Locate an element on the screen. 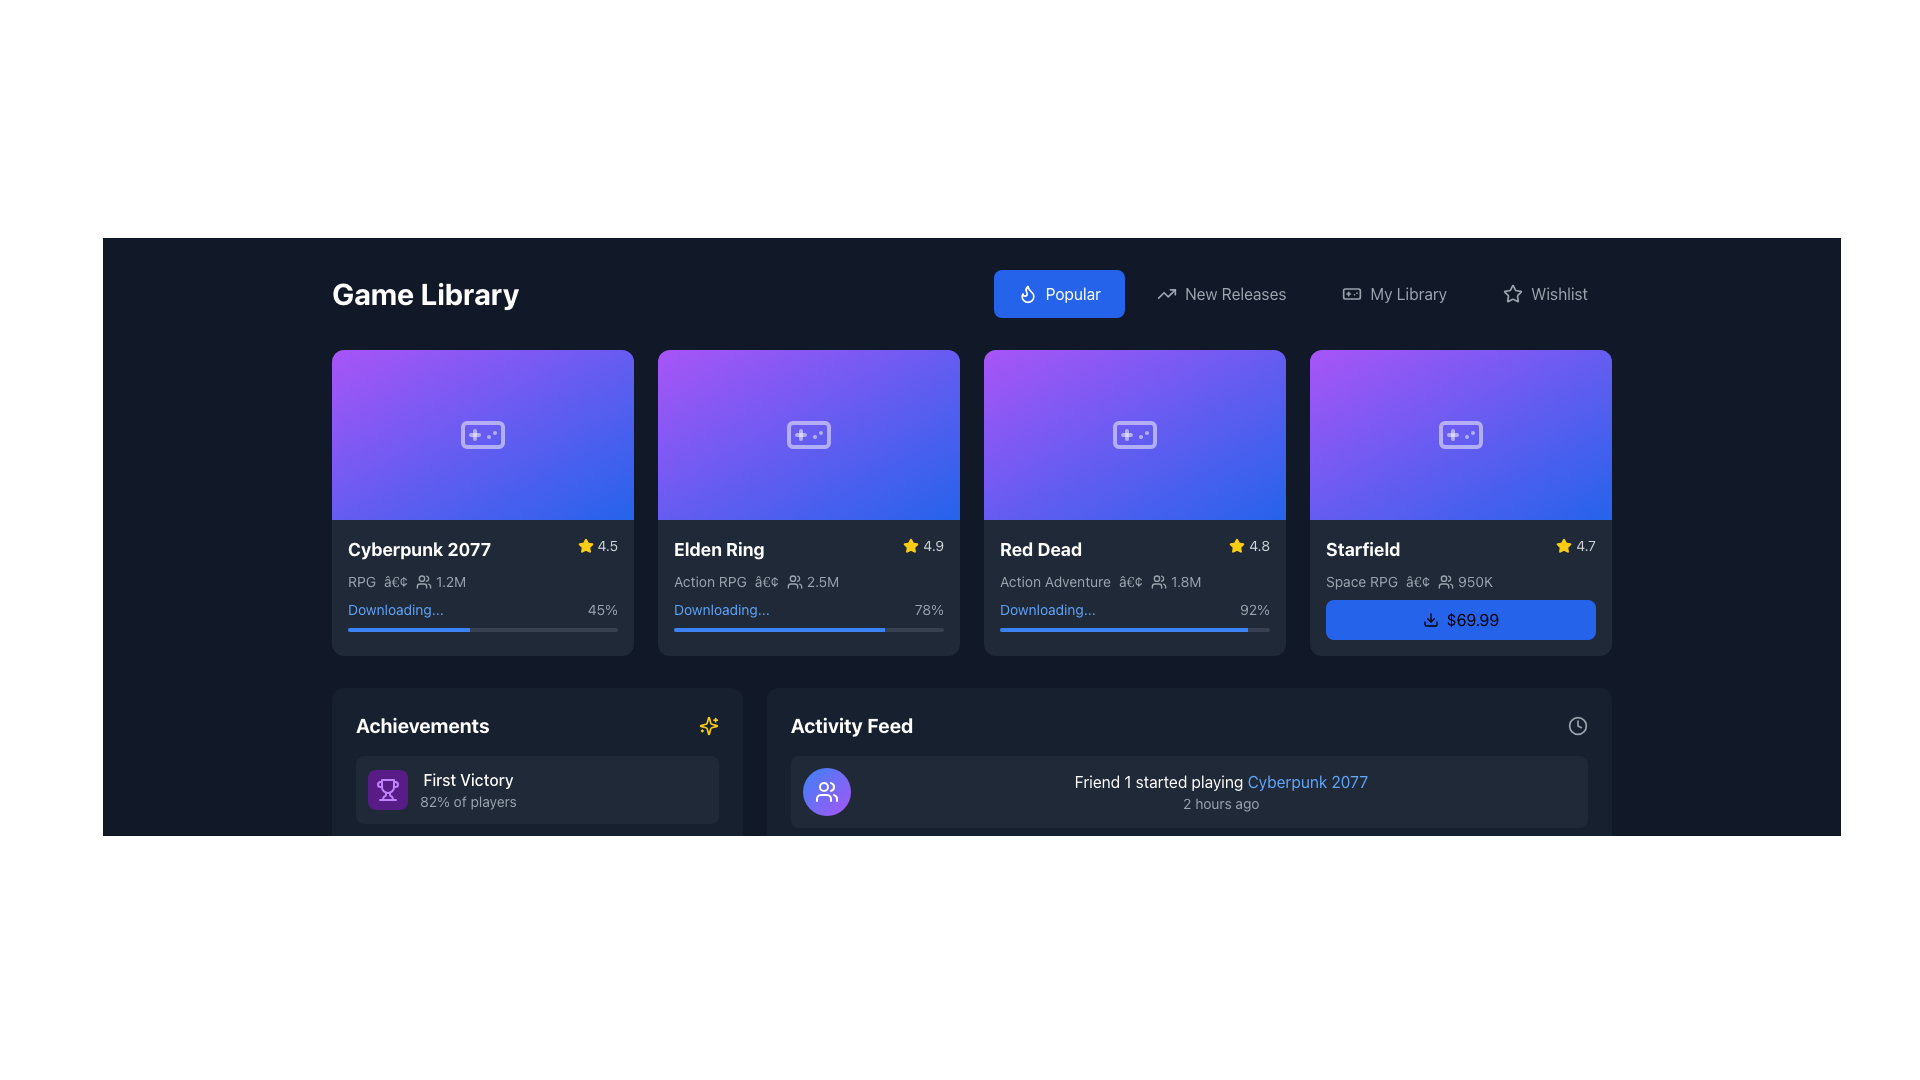  the rating icon located on the top-right of the 'Cyberpunk 2077' card in the Game Library section, positioned to the left of the numeric rating value '4.5' is located at coordinates (584, 545).